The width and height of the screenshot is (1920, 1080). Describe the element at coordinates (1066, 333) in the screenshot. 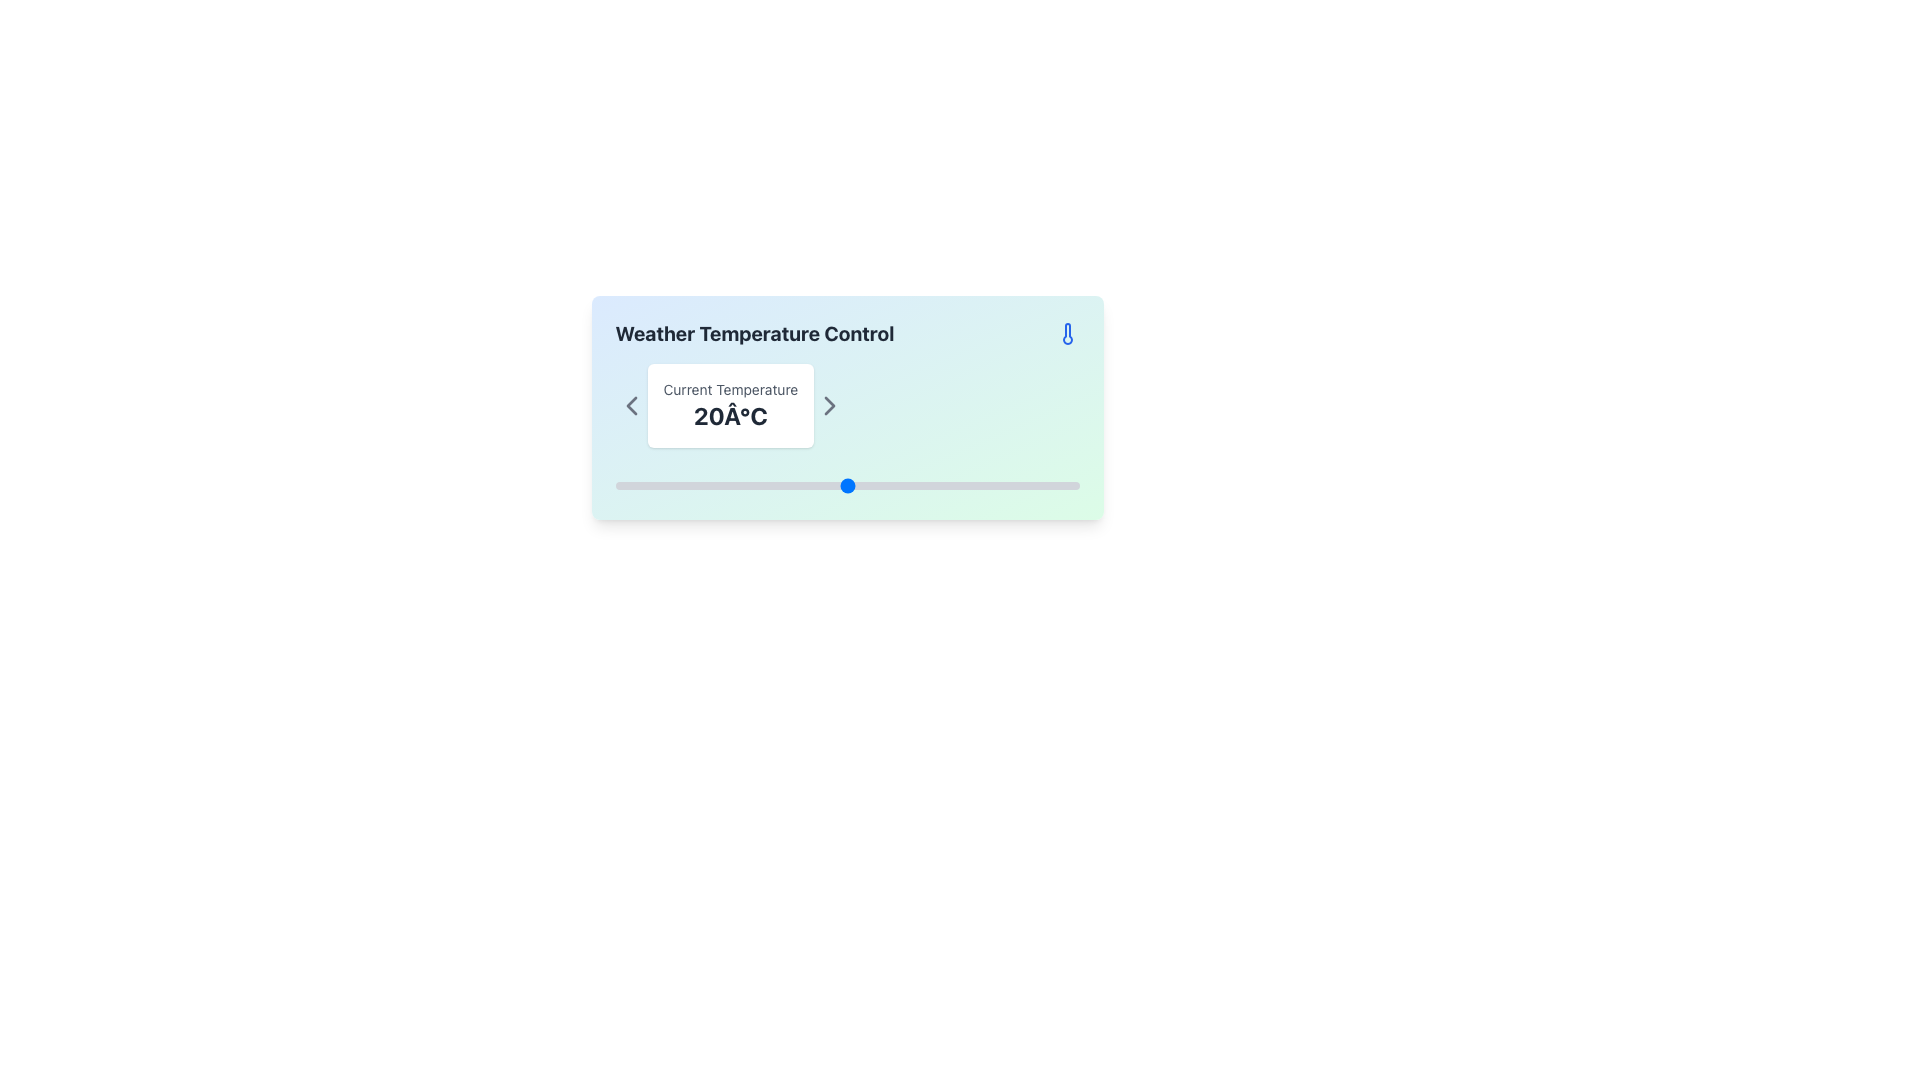

I see `the red-filled bulb of the thermometer icon in the 'Weather Temperature Control' interface, which visually represents temperature` at that location.